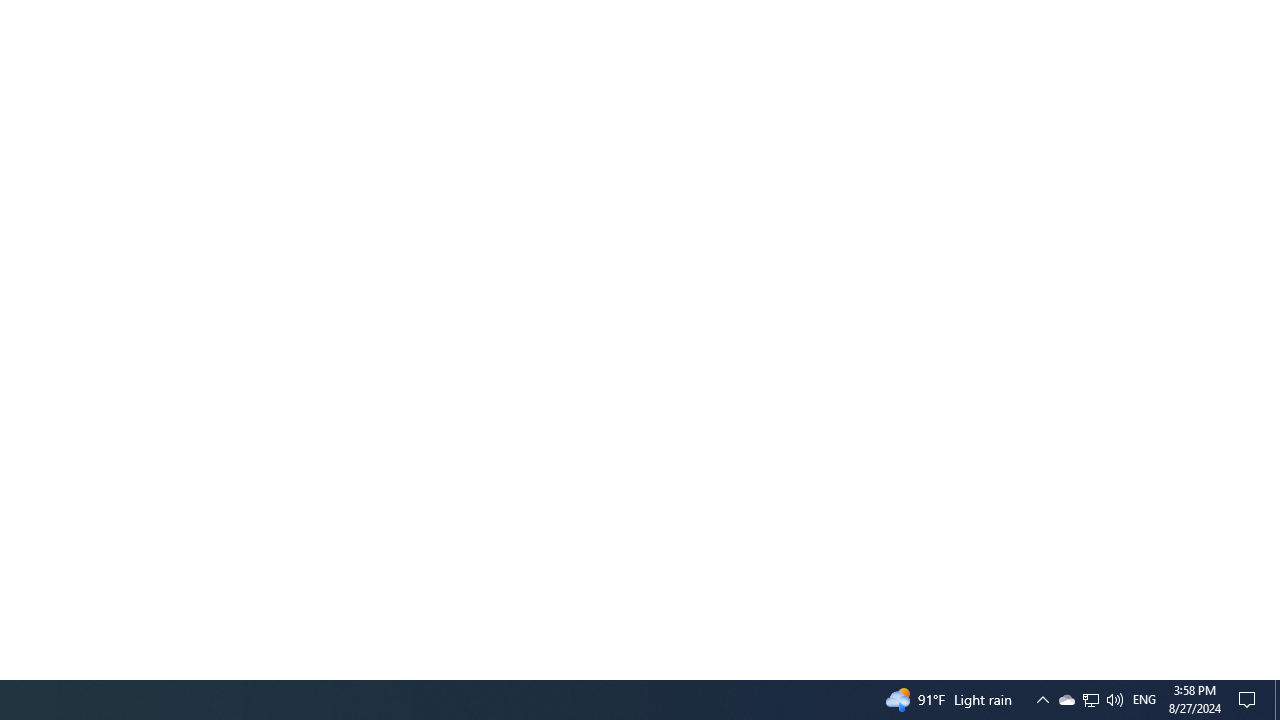  Describe the element at coordinates (1090, 698) in the screenshot. I see `'Tray Input Indicator - English (United States)'` at that location.